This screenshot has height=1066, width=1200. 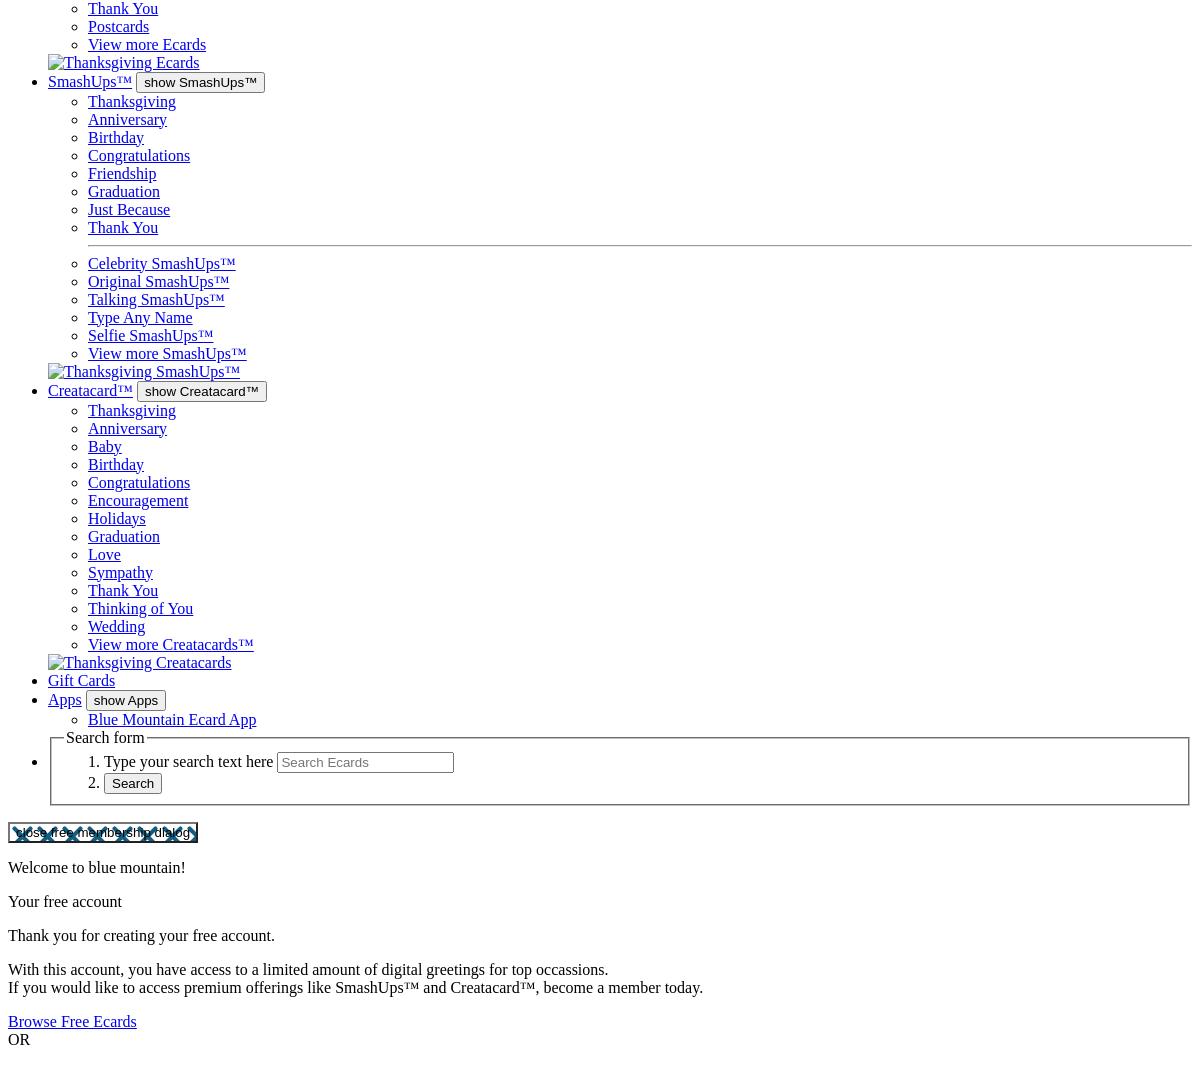 I want to click on 'Baby', so click(x=104, y=445).